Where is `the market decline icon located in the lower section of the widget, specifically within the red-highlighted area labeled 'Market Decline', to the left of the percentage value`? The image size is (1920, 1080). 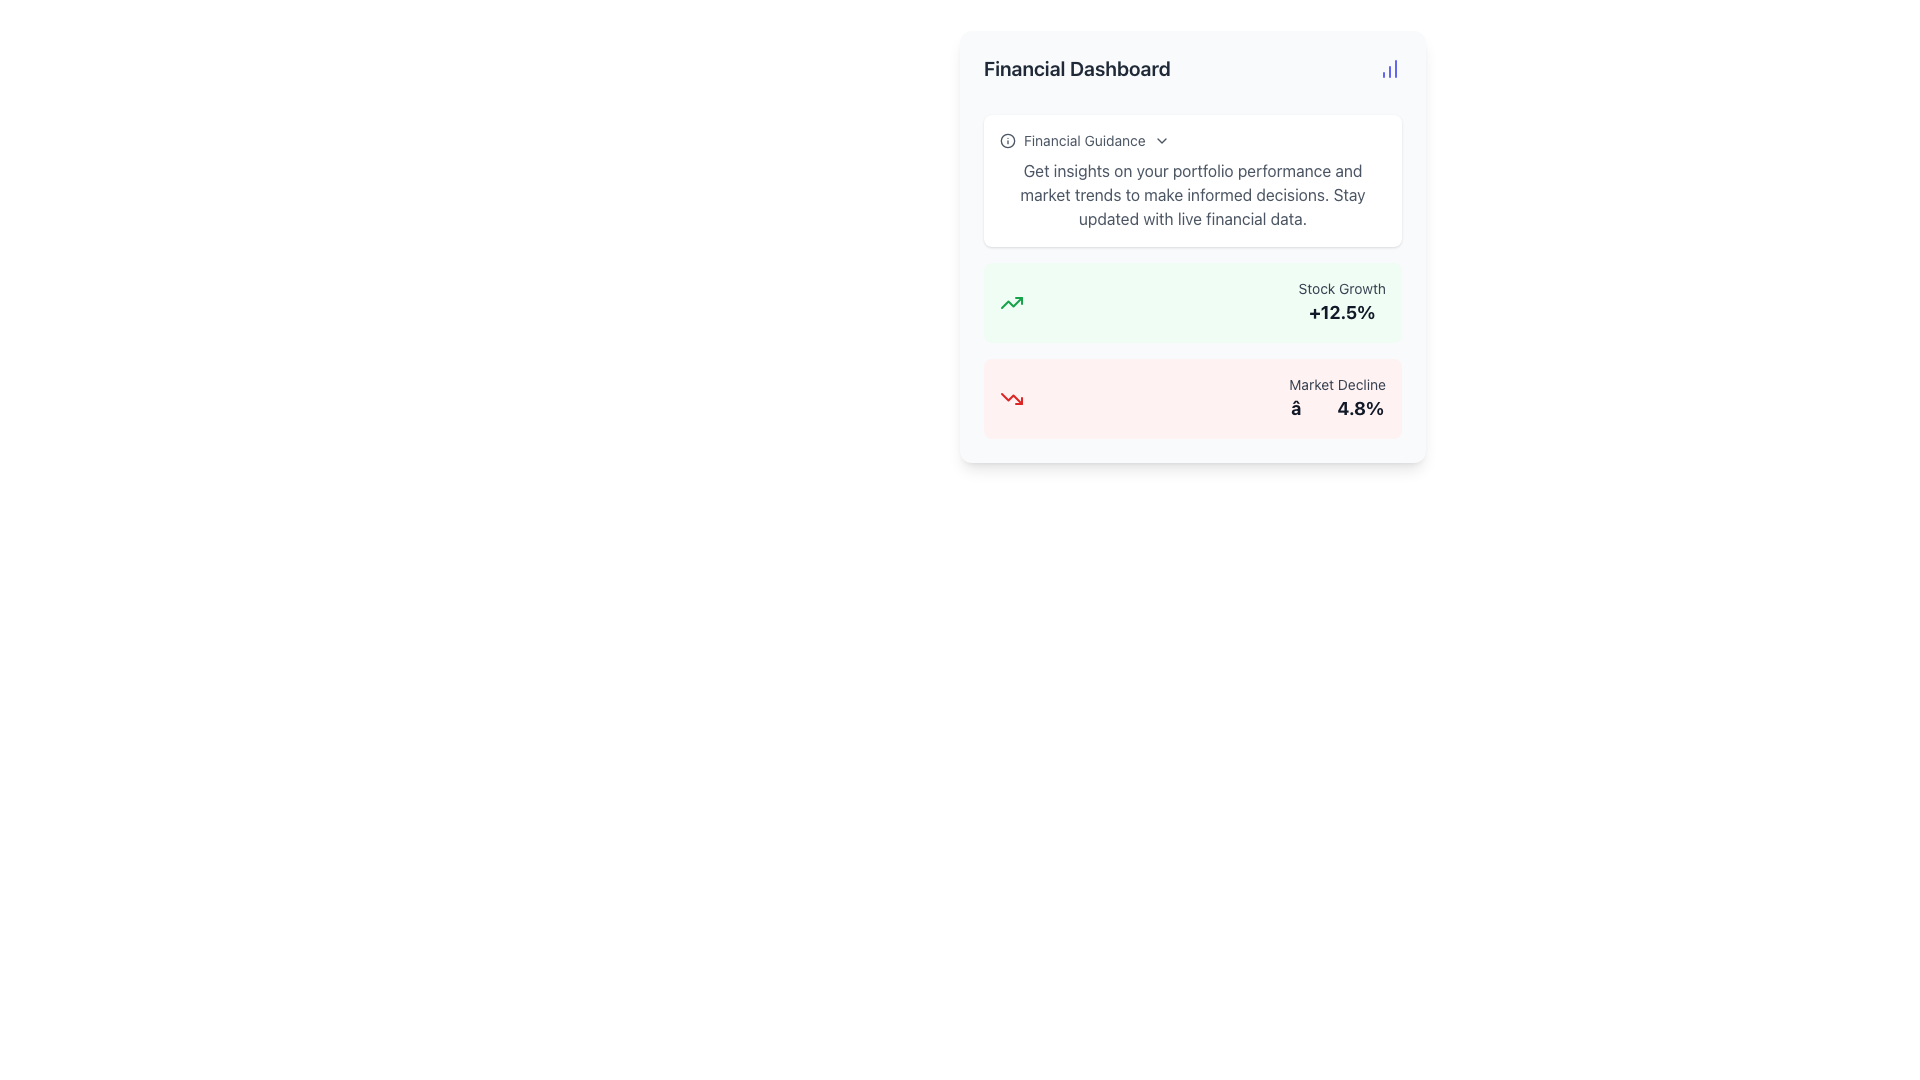 the market decline icon located in the lower section of the widget, specifically within the red-highlighted area labeled 'Market Decline', to the left of the percentage value is located at coordinates (1012, 398).